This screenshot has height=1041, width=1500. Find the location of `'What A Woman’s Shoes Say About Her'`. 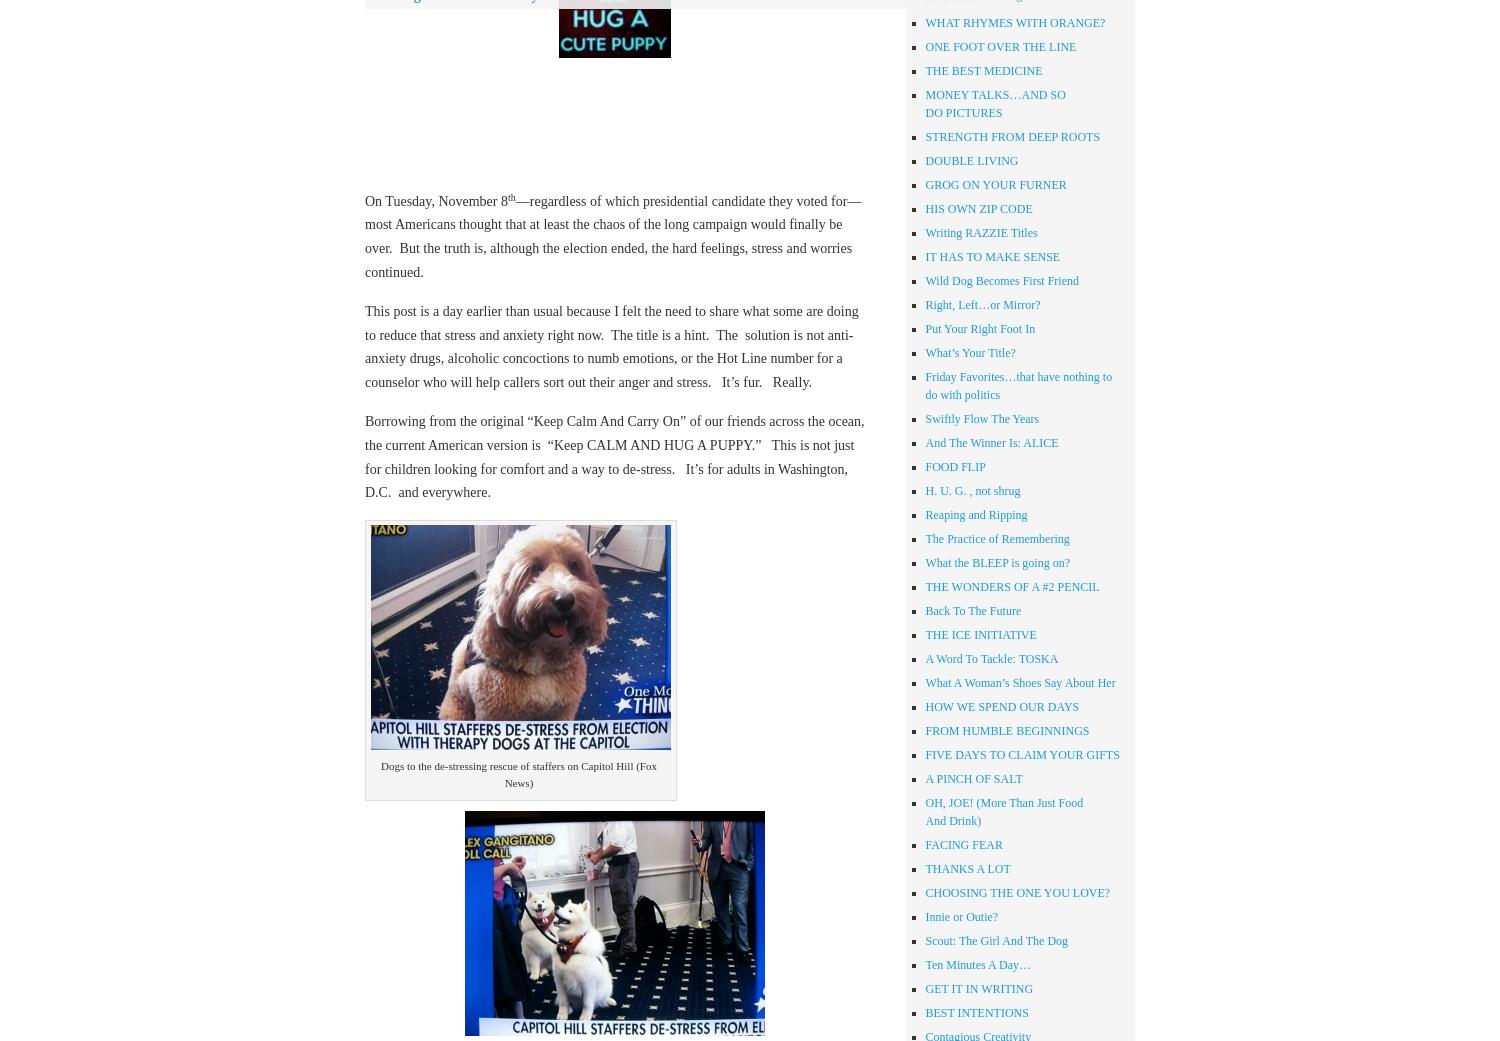

'What A Woman’s Shoes Say About Her' is located at coordinates (925, 682).